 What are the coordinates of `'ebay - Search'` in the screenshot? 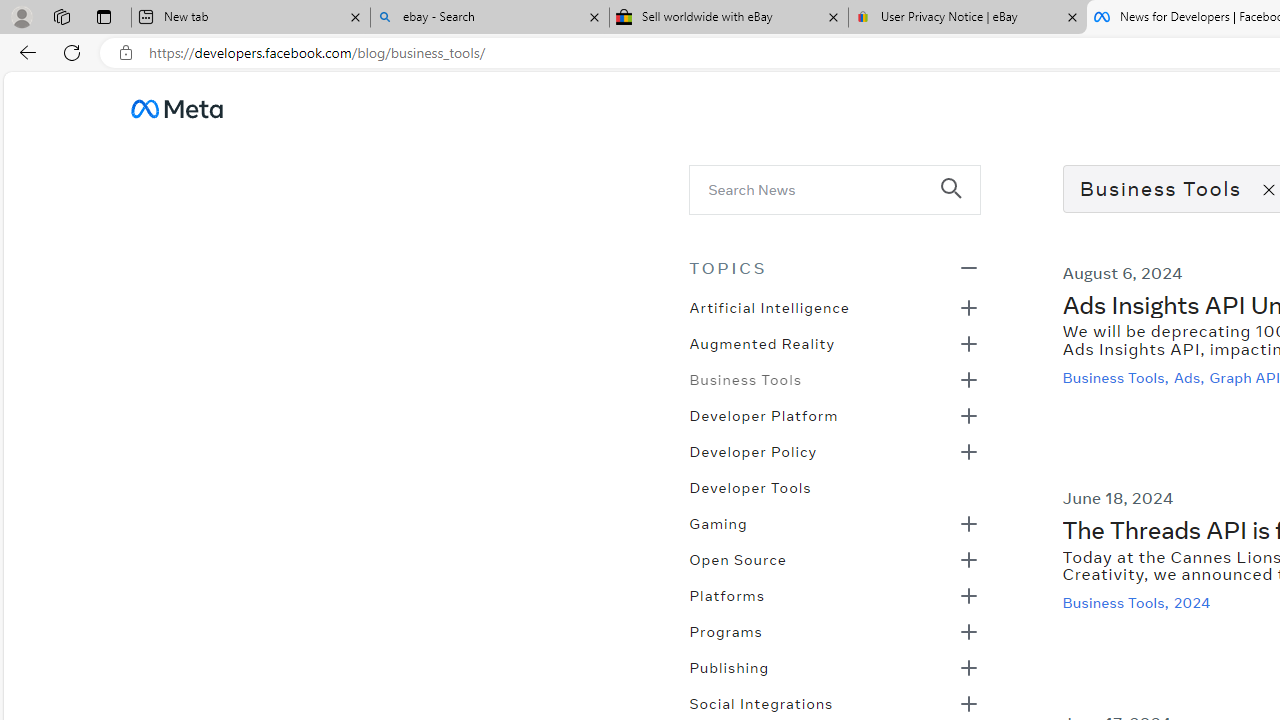 It's located at (490, 17).